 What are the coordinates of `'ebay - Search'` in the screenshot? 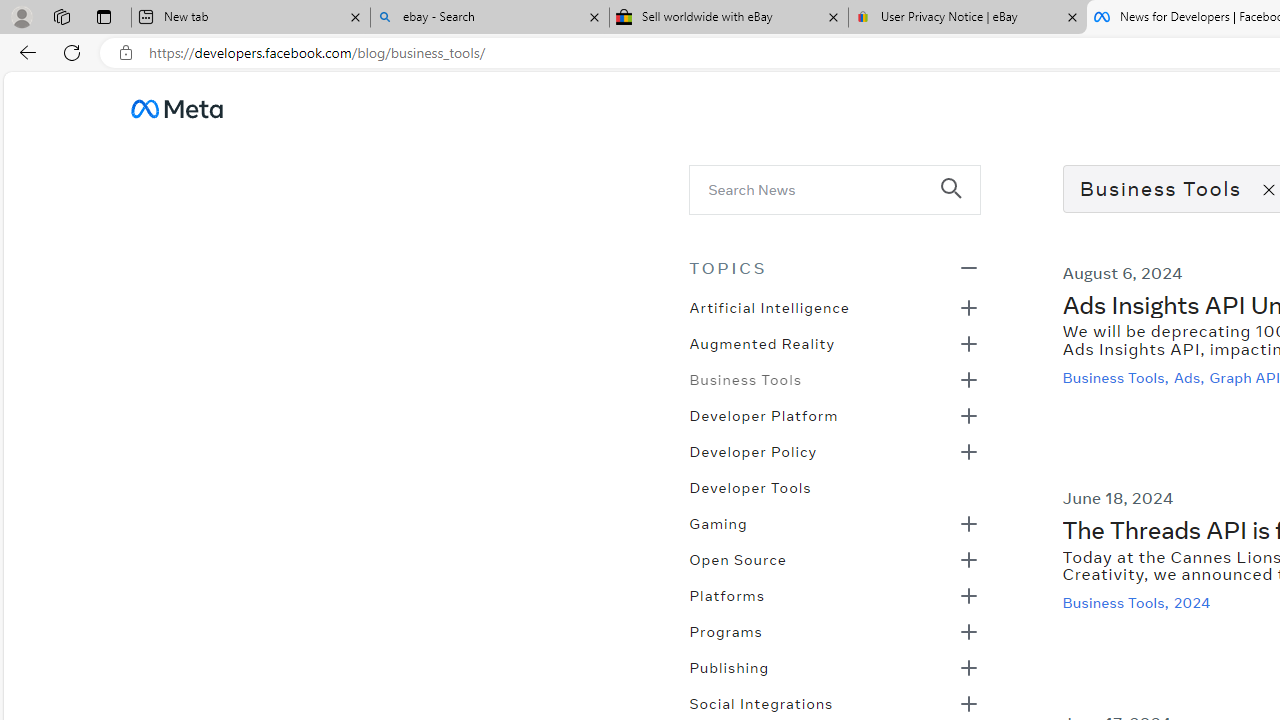 It's located at (490, 17).